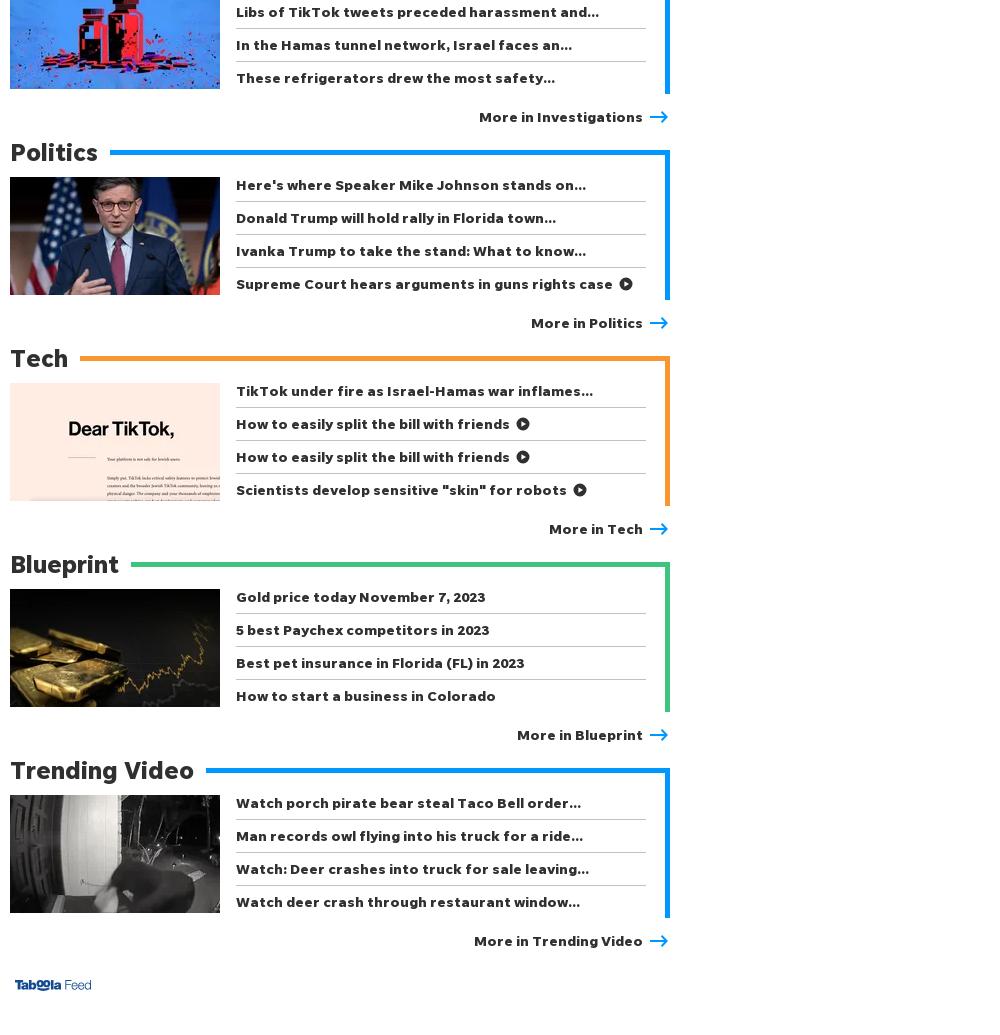 The image size is (1000, 1035). What do you see at coordinates (396, 217) in the screenshot?
I see `'Donald Trump will hold rally in Florida town…'` at bounding box center [396, 217].